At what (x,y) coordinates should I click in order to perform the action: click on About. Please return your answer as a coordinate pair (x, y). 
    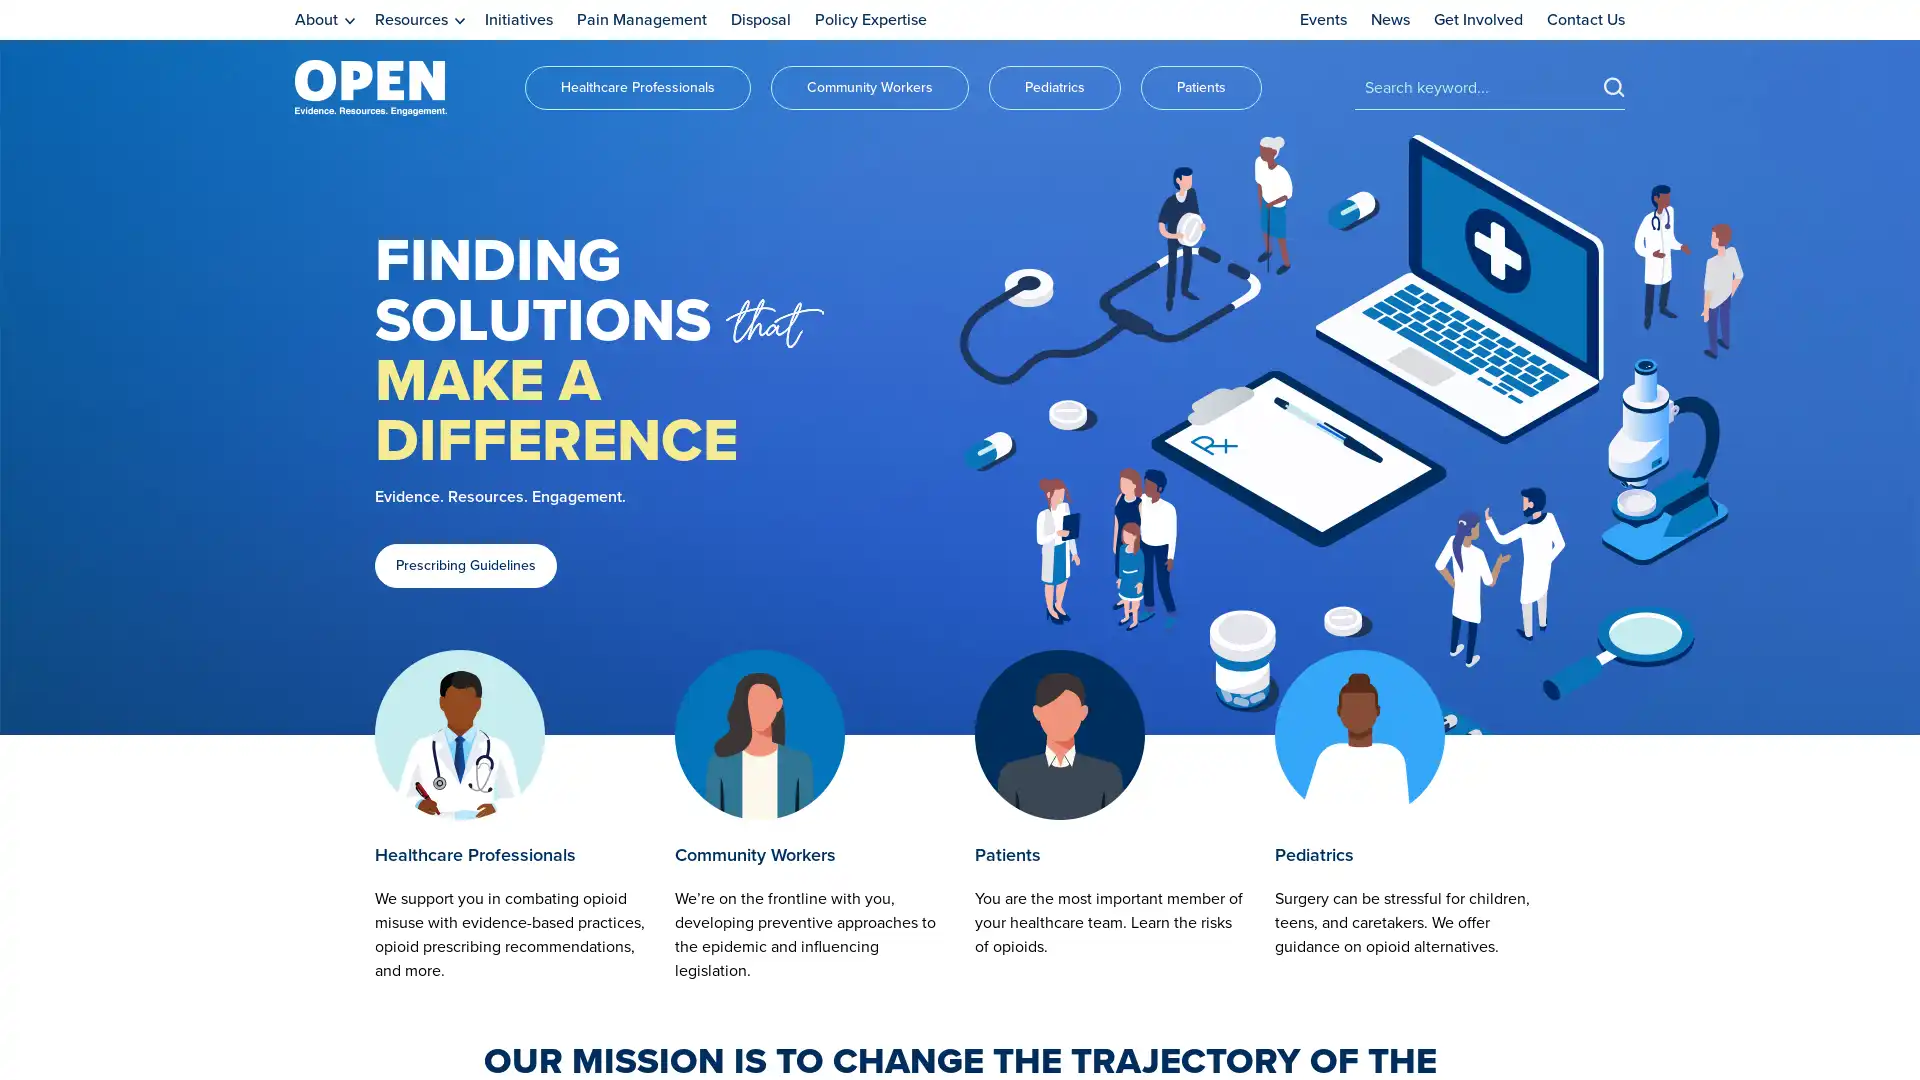
    Looking at the image, I should click on (325, 20).